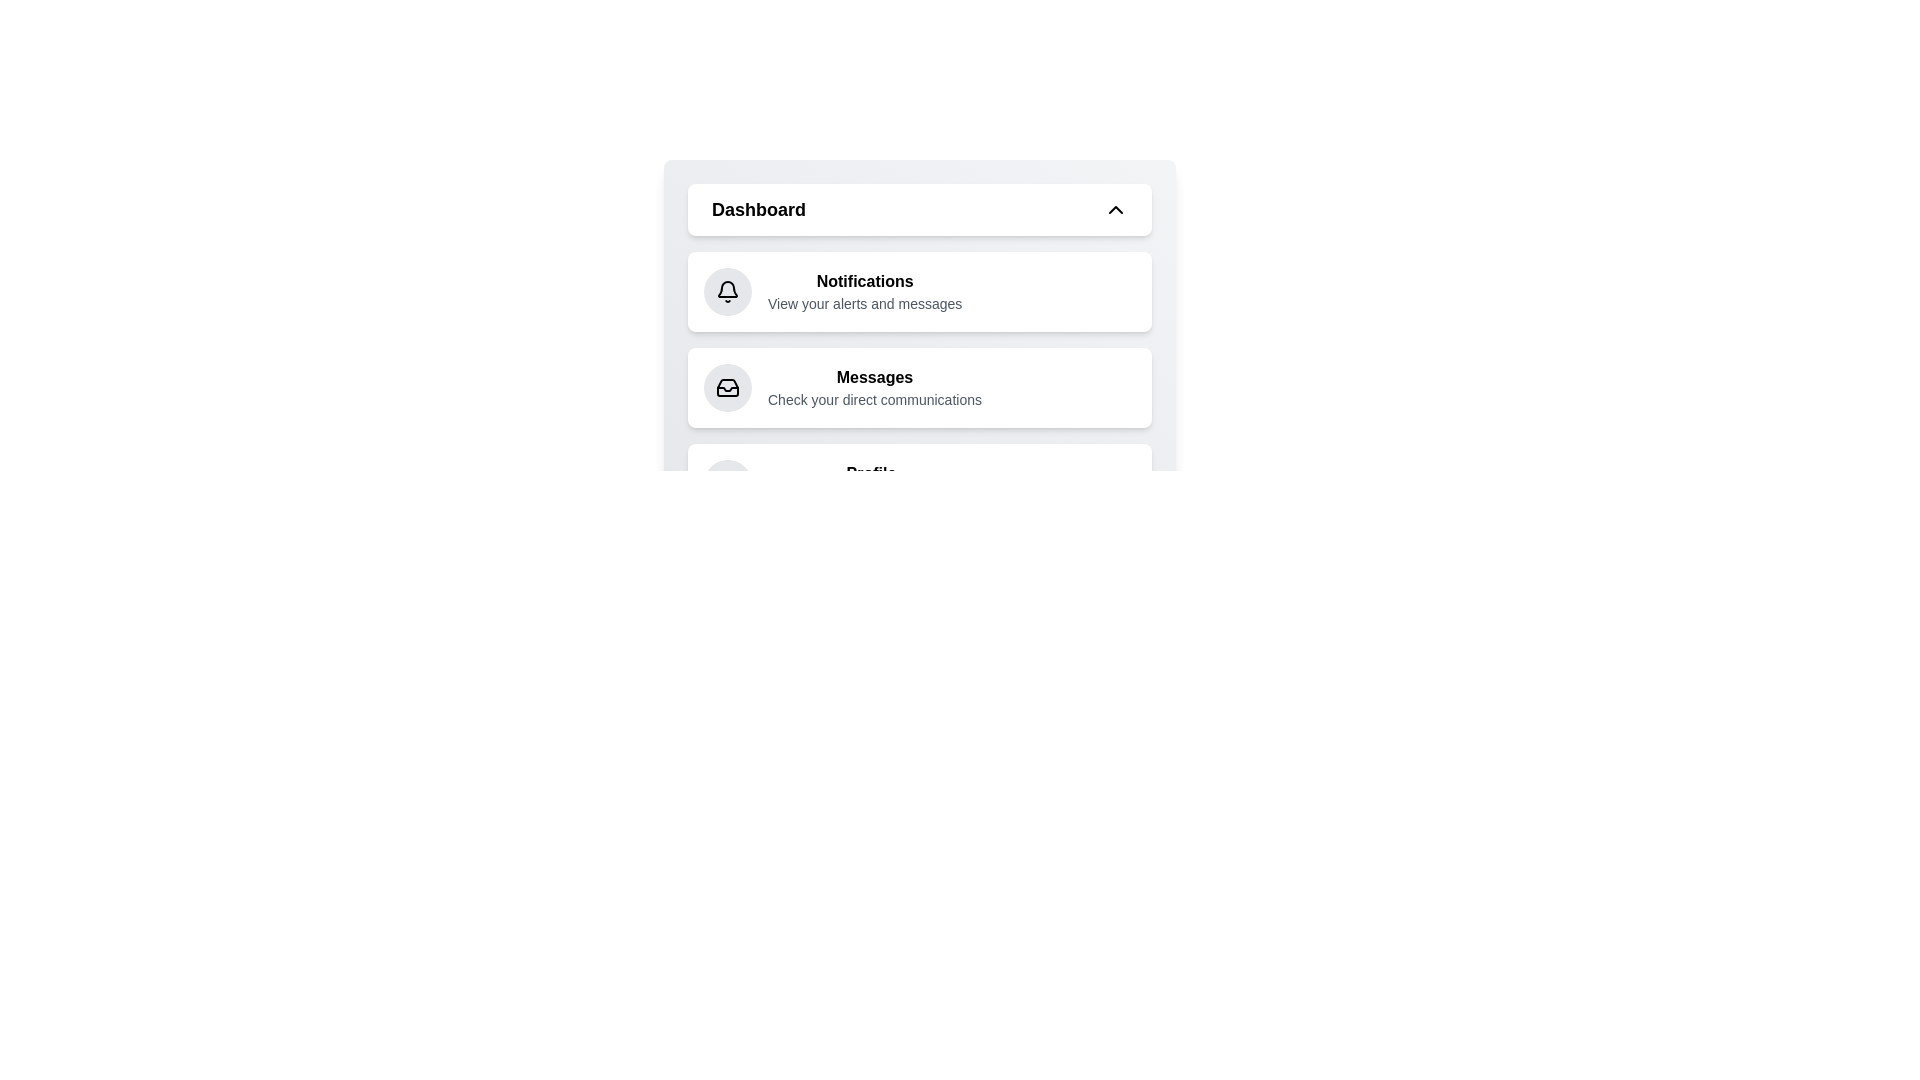 This screenshot has height=1080, width=1920. What do you see at coordinates (727, 388) in the screenshot?
I see `the icon associated with the menu item Messages` at bounding box center [727, 388].